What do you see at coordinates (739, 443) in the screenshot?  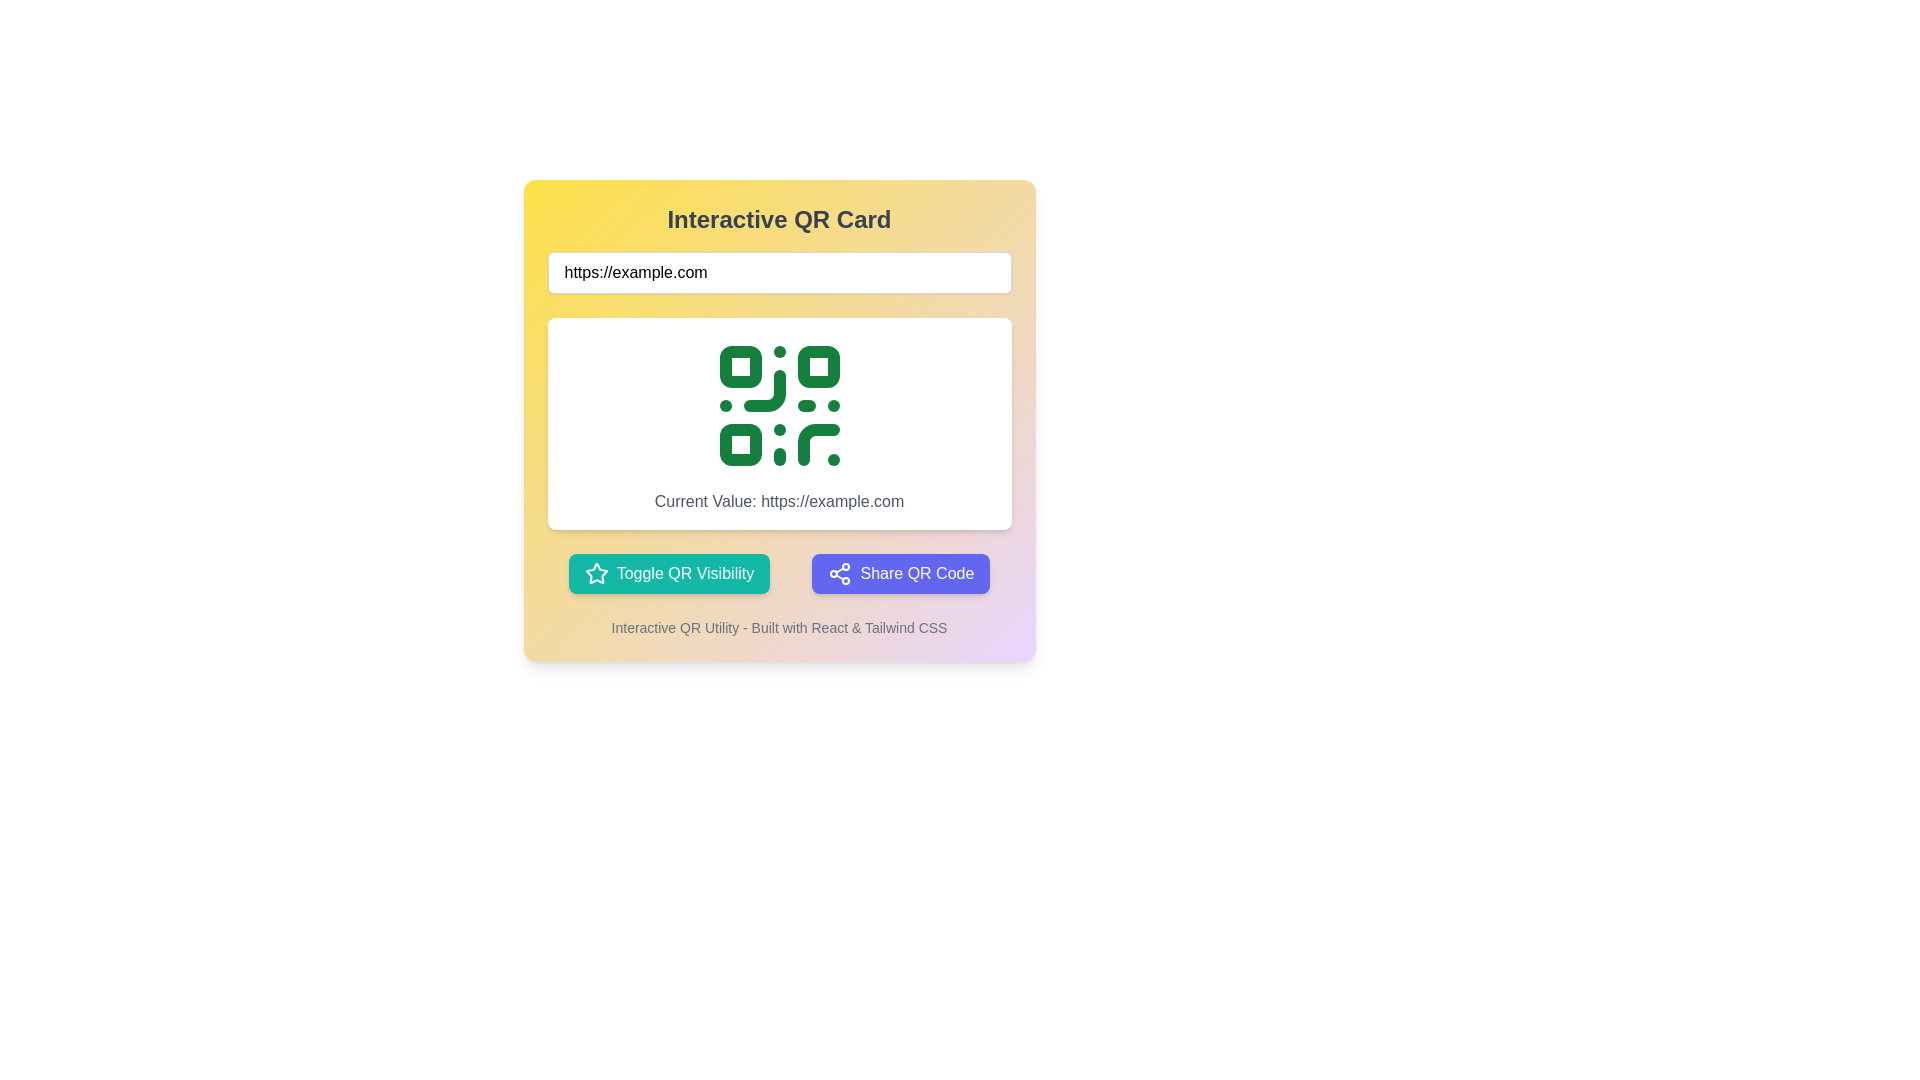 I see `the bottom left graphical component of the QR code, which is part of the QR code's visual structure and encoding standard` at bounding box center [739, 443].